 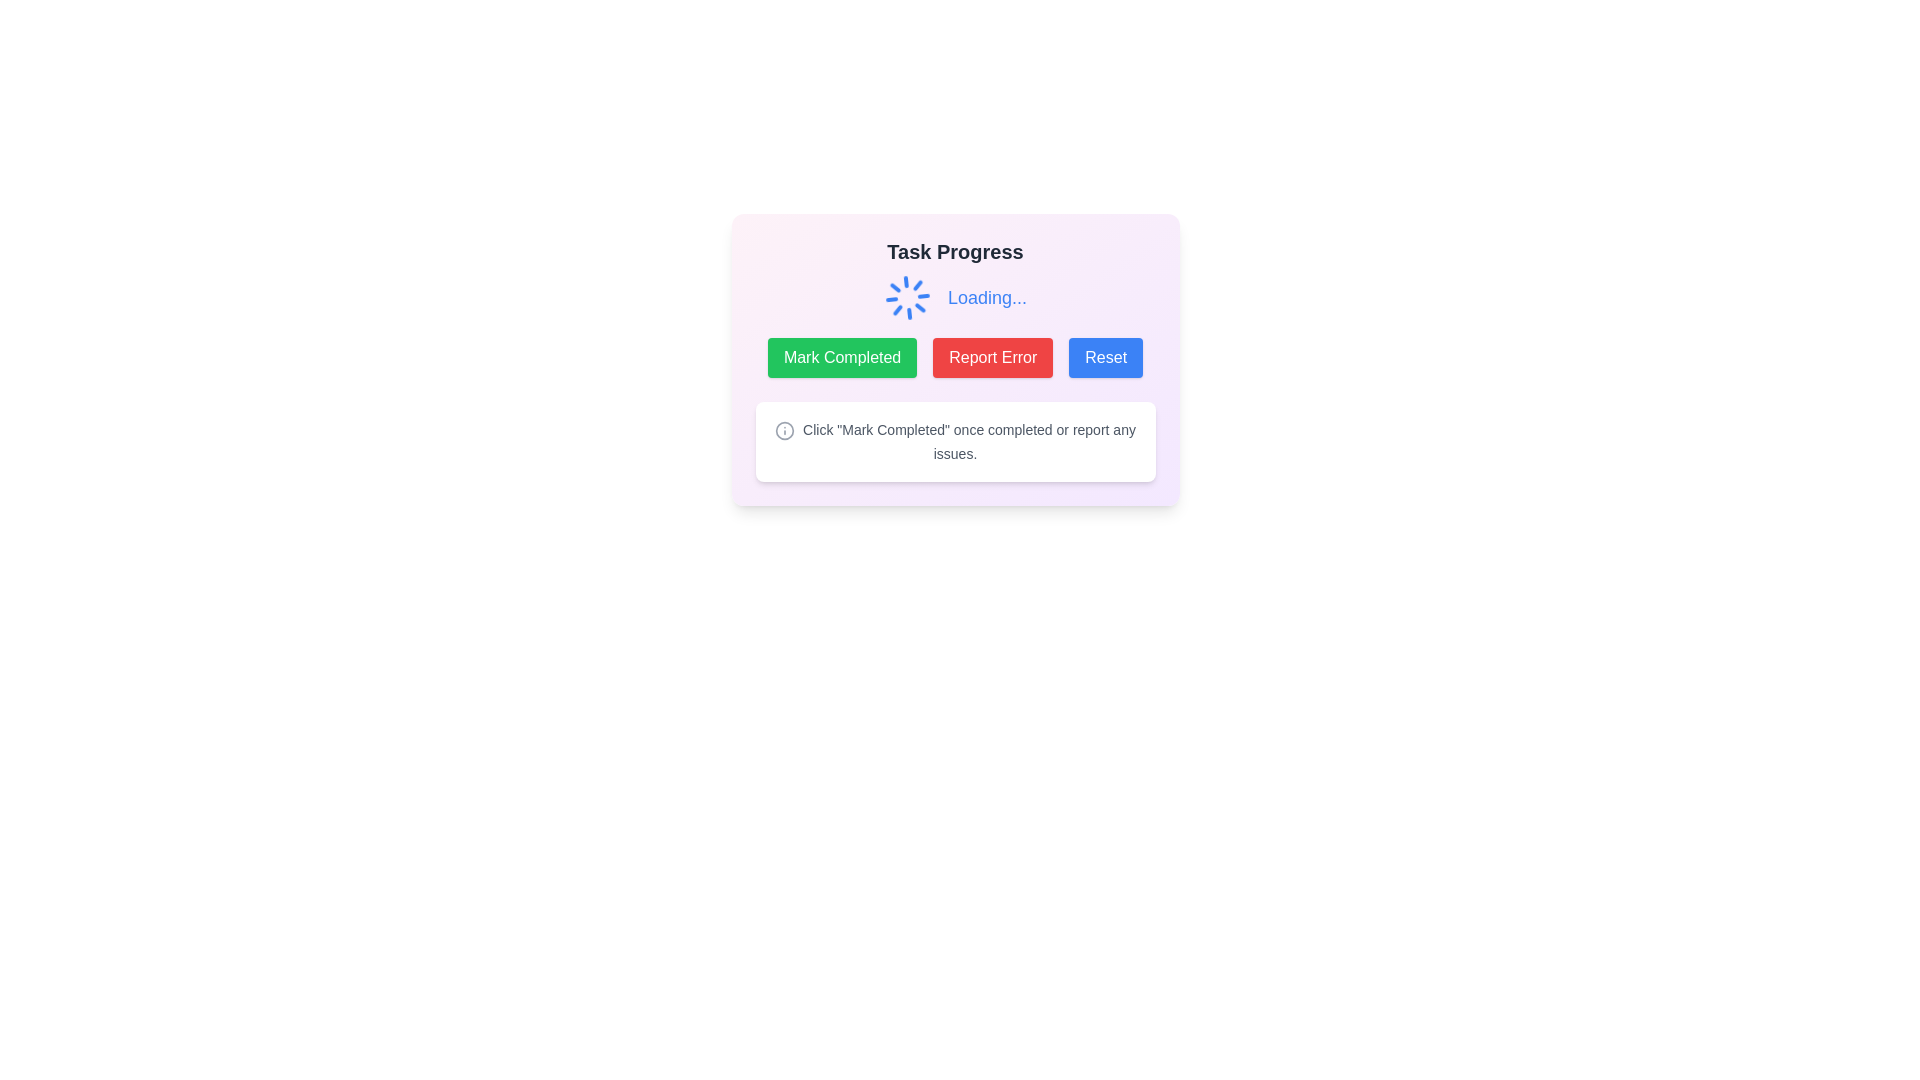 I want to click on the loading animation in the Card component with a gradient background and a central spinning blue loader icon labeled 'Loading...', so click(x=954, y=358).